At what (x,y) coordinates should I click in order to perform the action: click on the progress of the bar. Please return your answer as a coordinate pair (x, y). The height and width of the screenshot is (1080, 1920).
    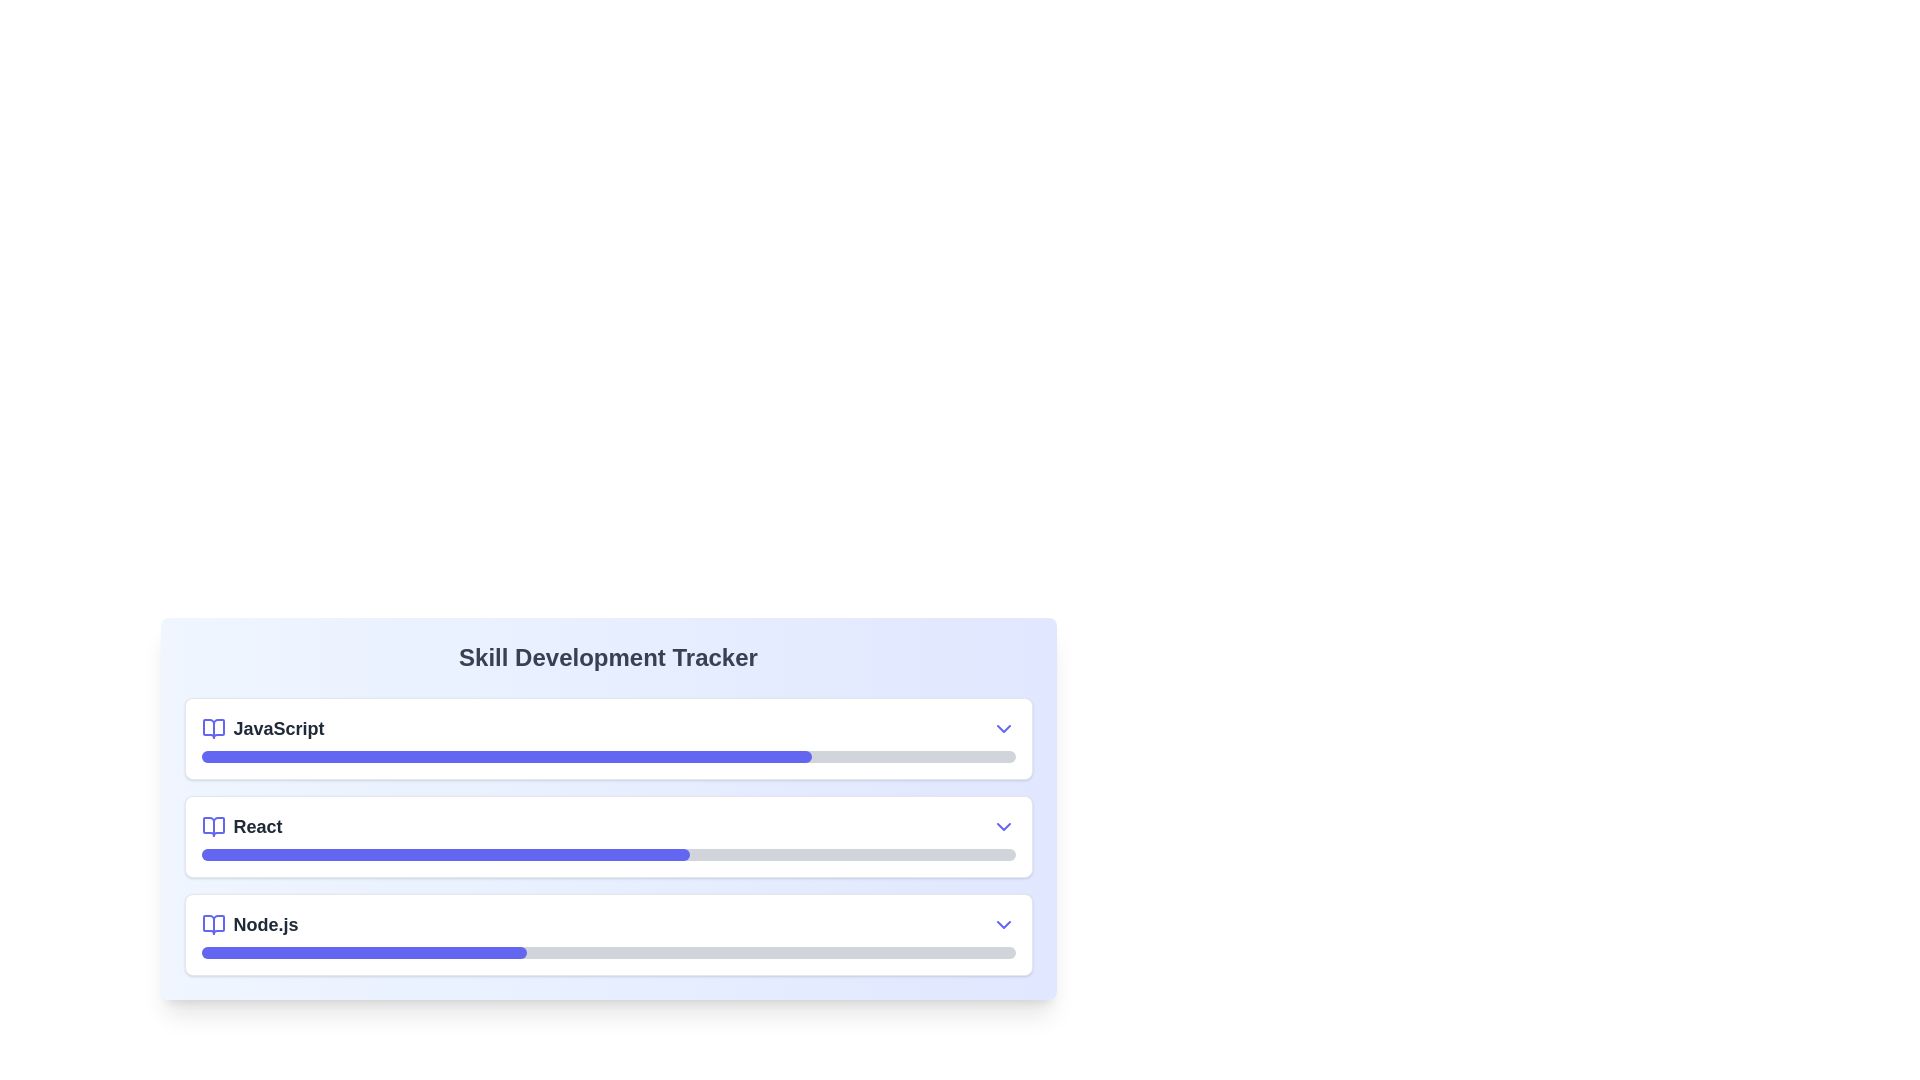
    Looking at the image, I should click on (868, 855).